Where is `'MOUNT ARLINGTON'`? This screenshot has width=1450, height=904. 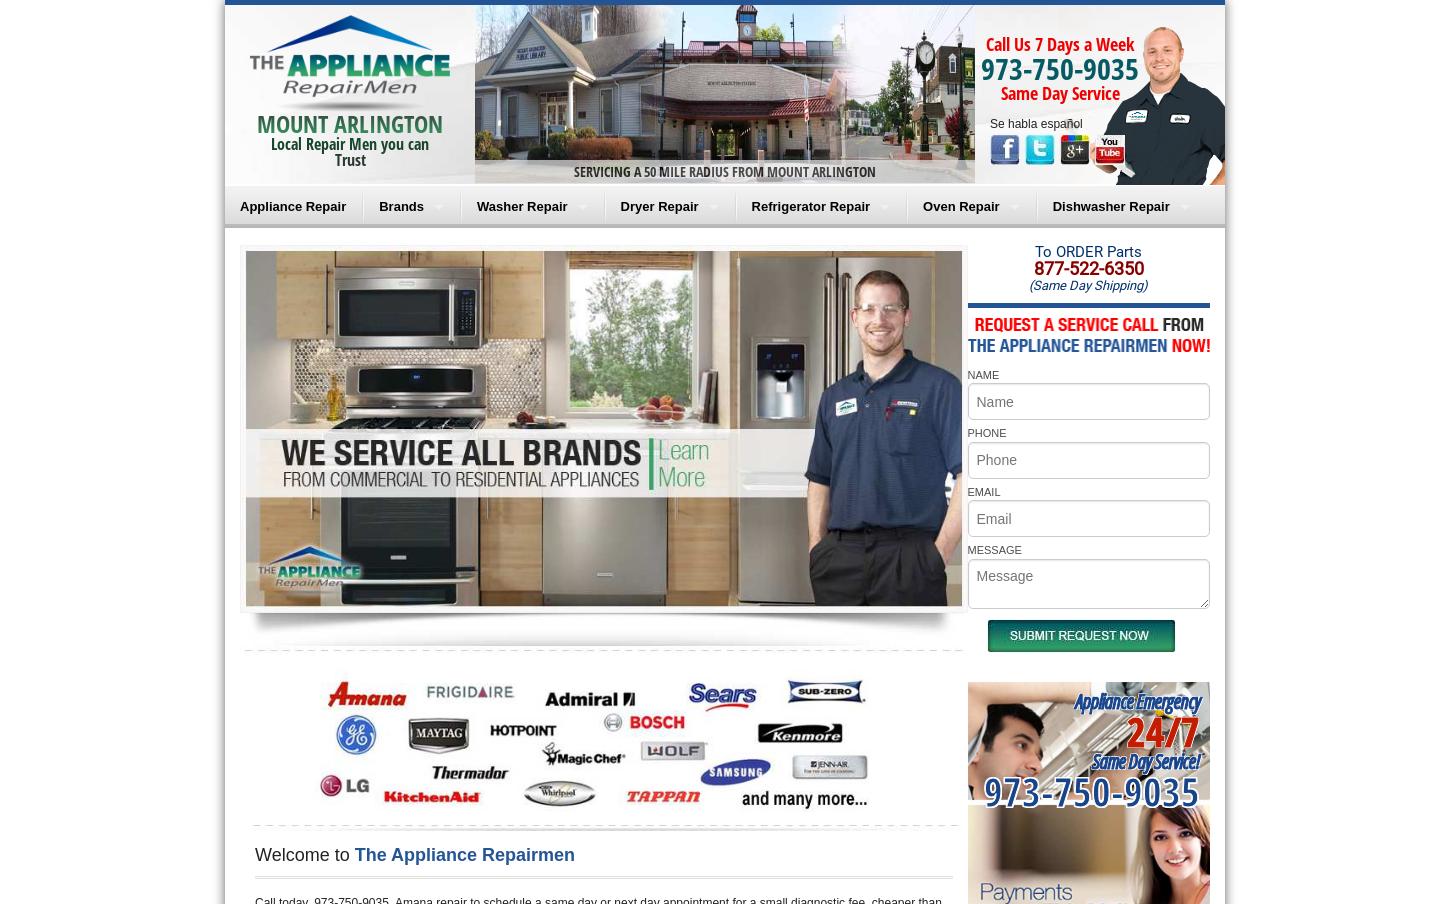
'MOUNT ARLINGTON' is located at coordinates (256, 122).